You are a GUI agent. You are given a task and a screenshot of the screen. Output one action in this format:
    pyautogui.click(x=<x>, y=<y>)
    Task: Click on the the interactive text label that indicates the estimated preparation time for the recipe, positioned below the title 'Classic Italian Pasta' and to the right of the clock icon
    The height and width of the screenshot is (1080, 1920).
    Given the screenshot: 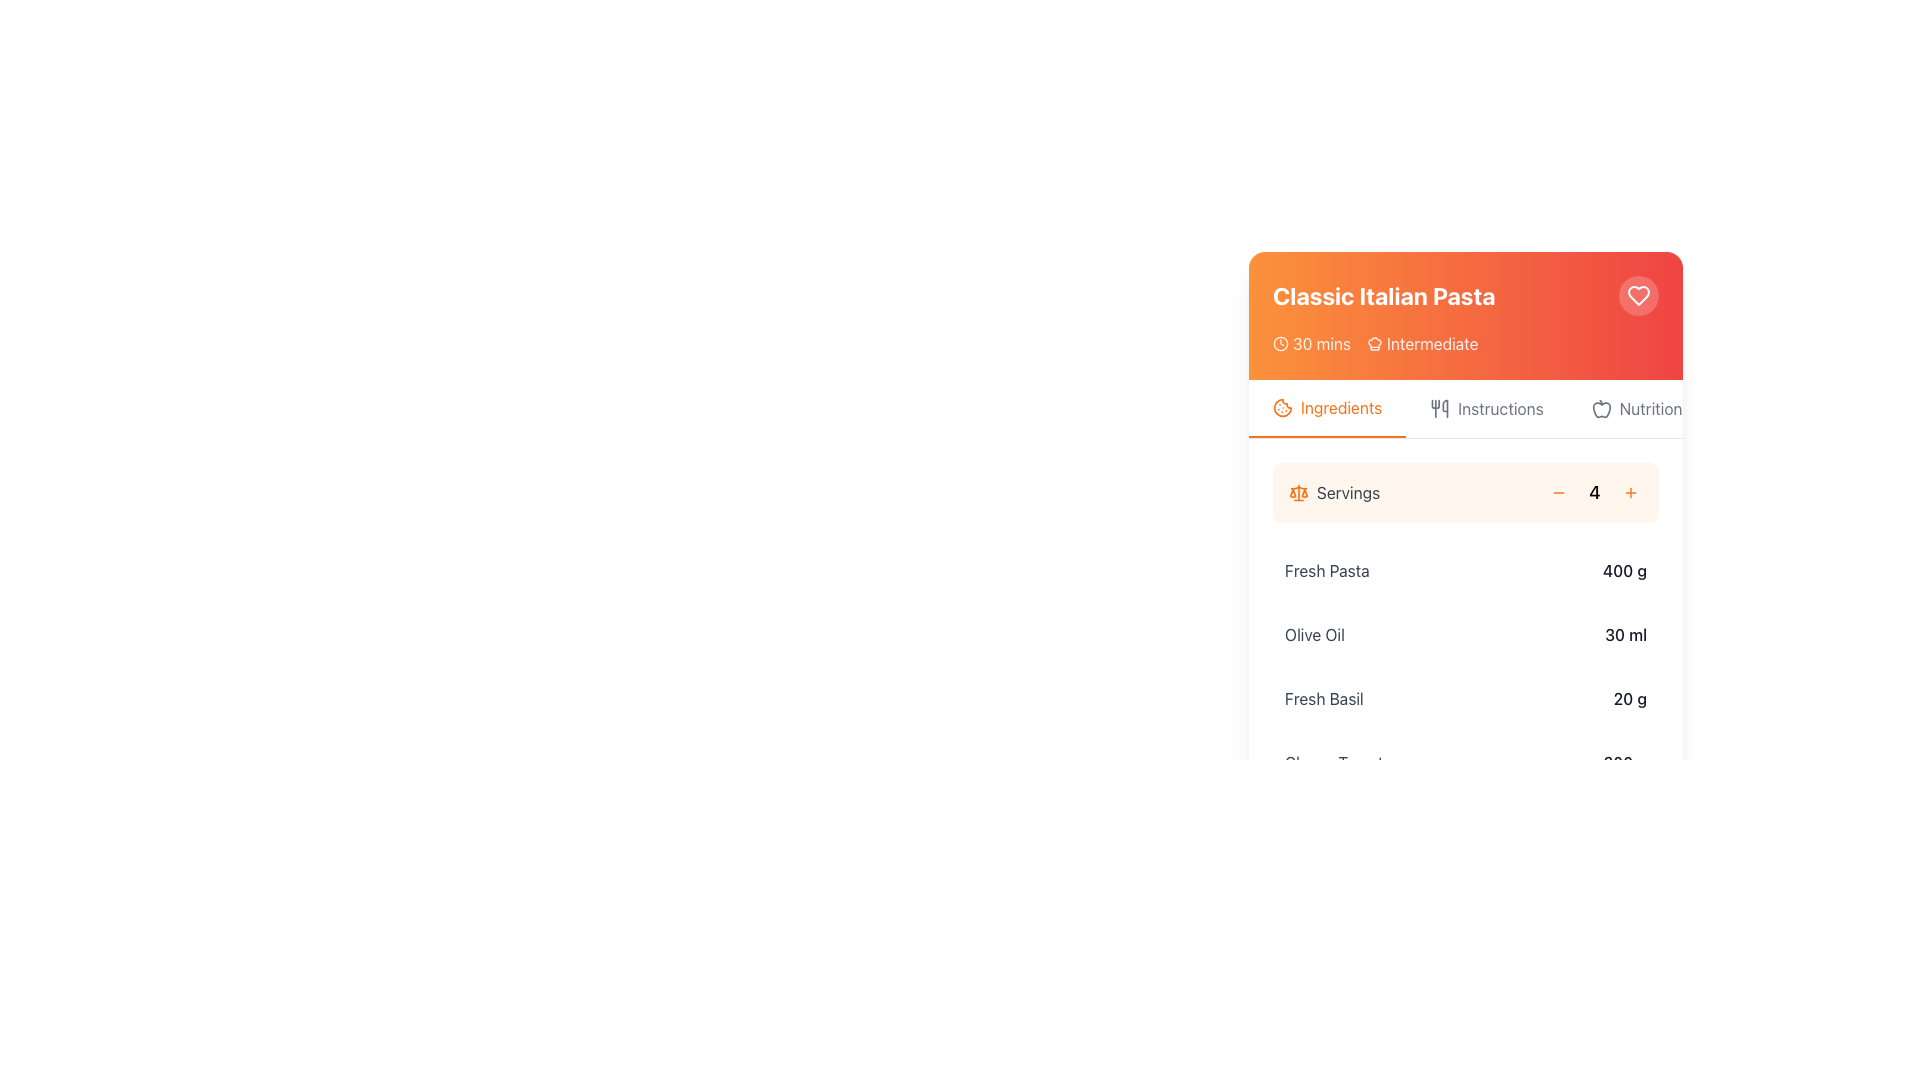 What is the action you would take?
    pyautogui.click(x=1321, y=342)
    